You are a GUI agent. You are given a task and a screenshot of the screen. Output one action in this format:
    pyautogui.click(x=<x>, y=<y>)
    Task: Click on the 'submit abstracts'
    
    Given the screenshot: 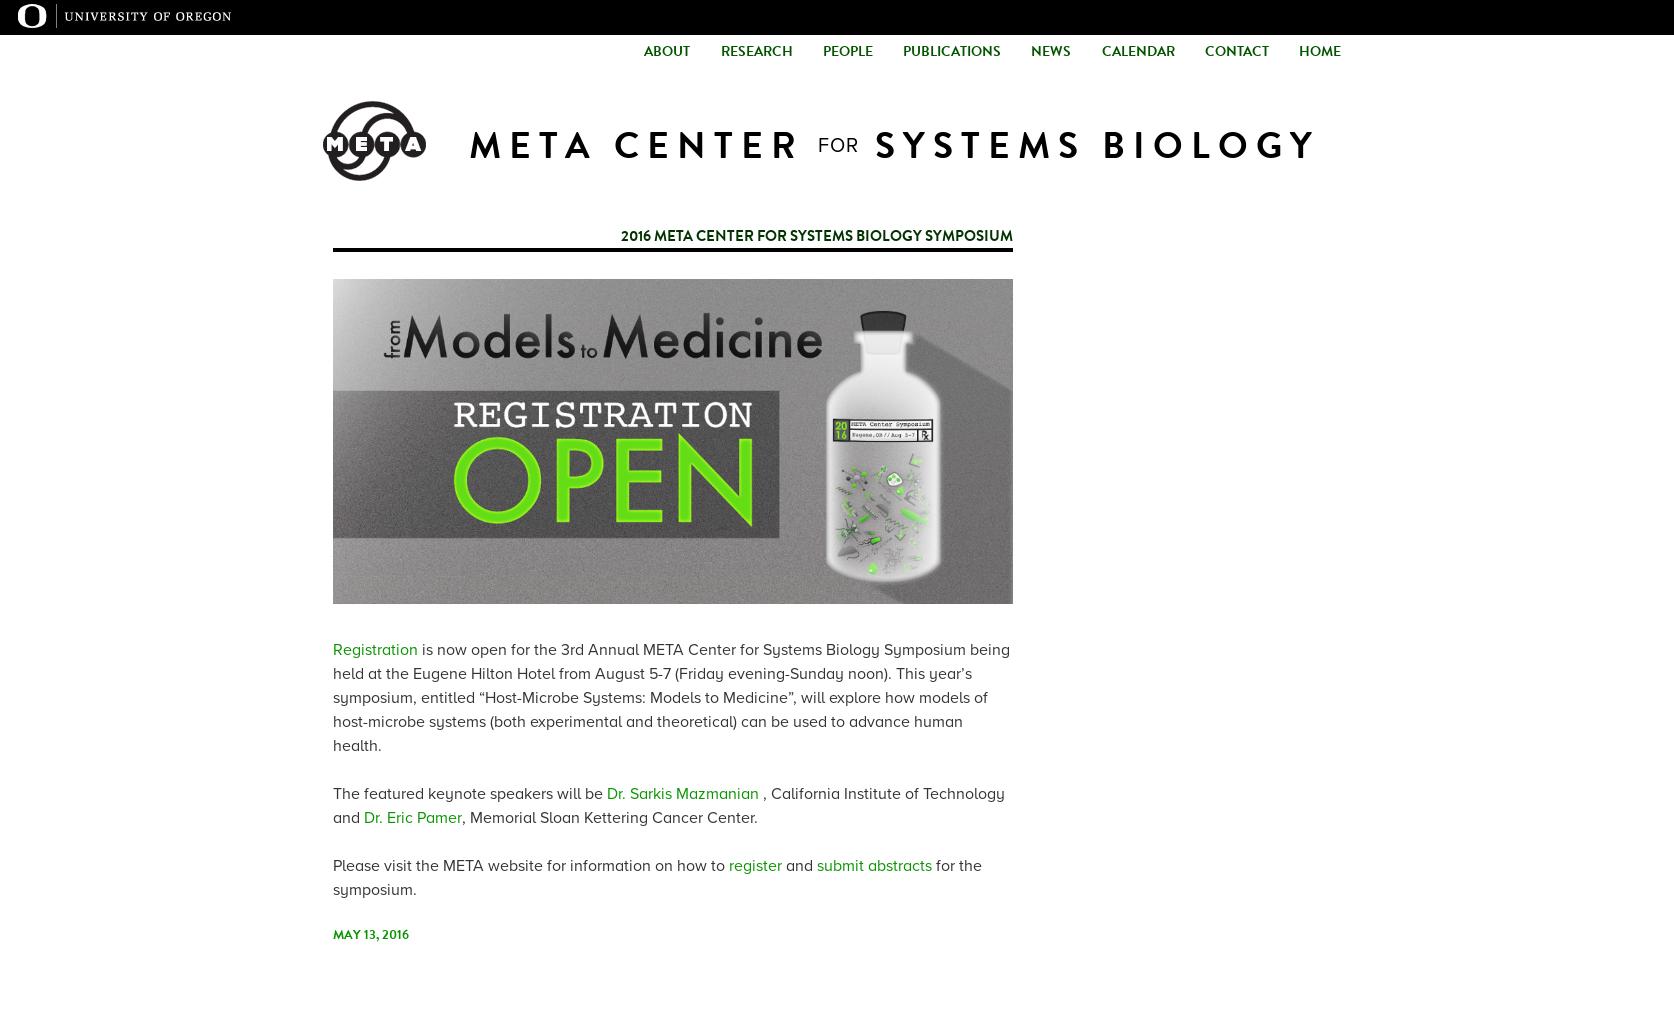 What is the action you would take?
    pyautogui.click(x=874, y=866)
    